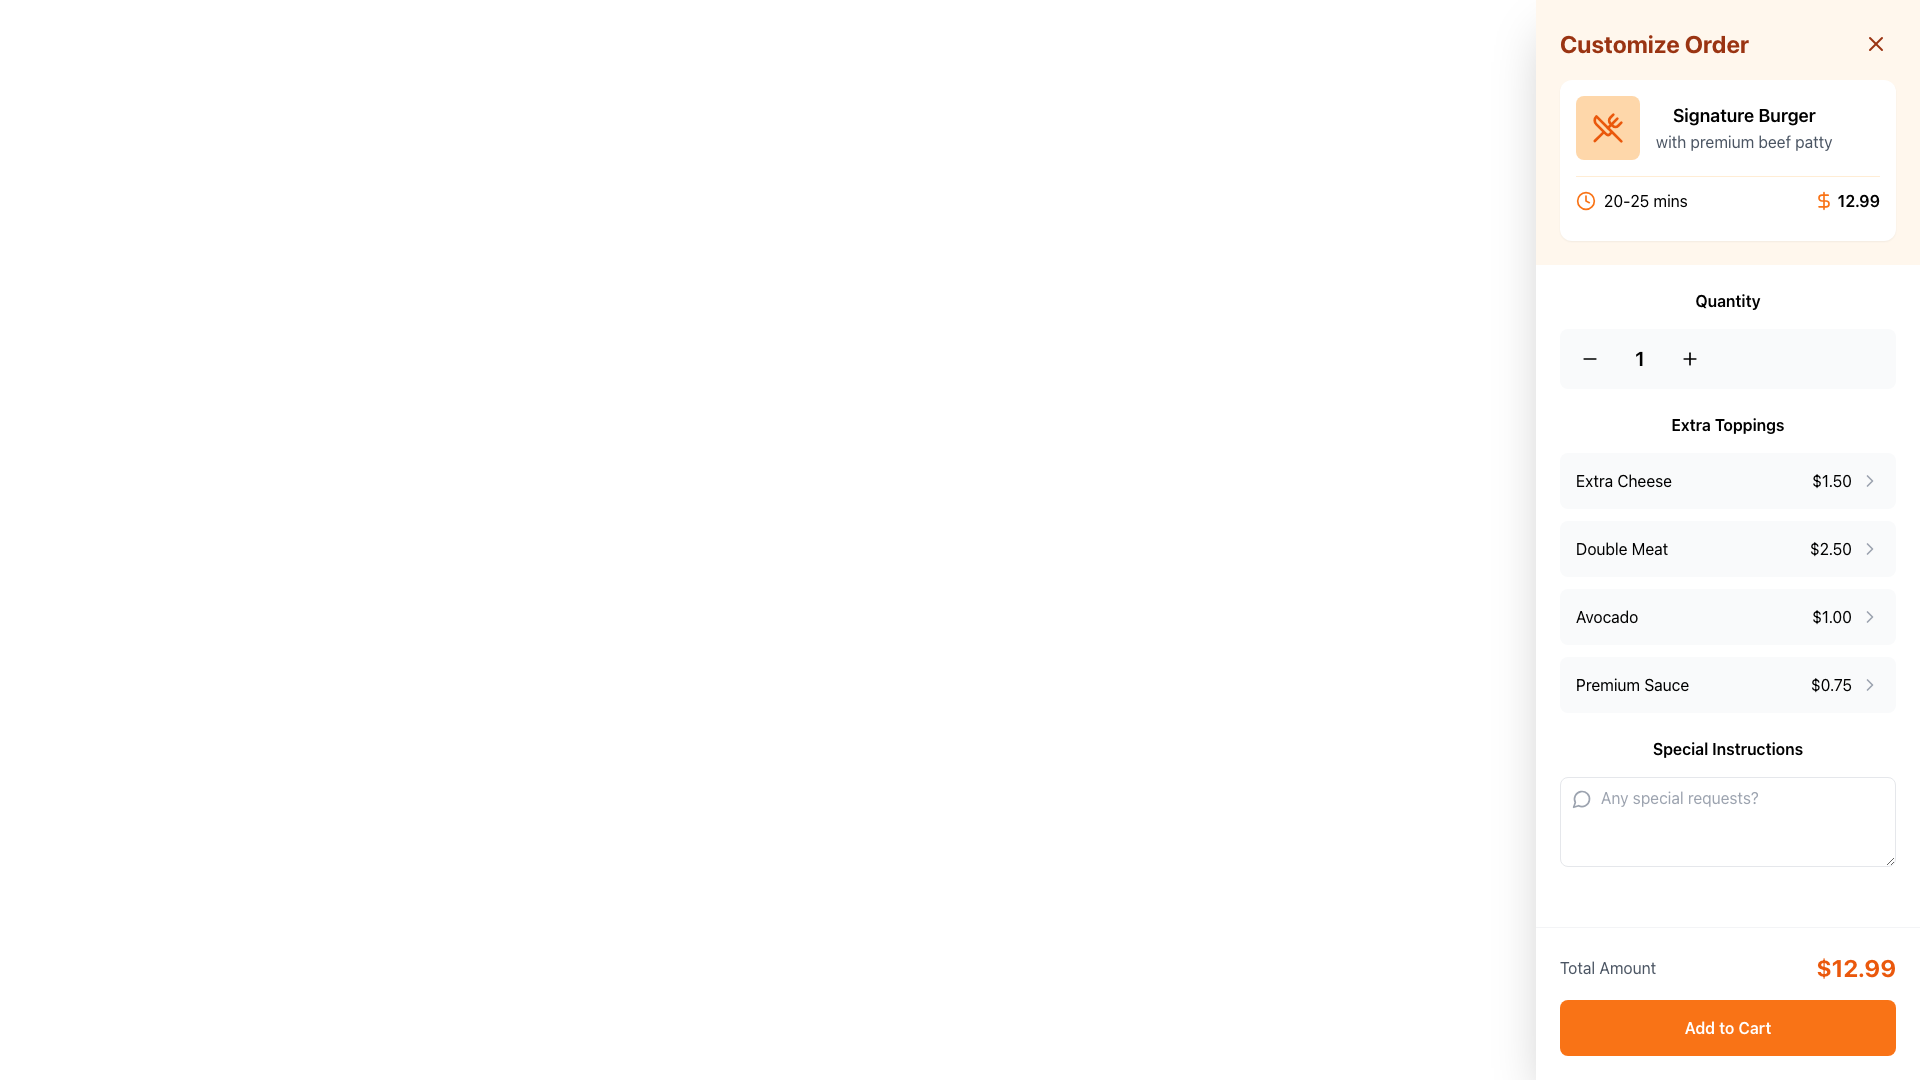  What do you see at coordinates (1622, 548) in the screenshot?
I see `the 'Double Meat' text label, which indicates an additional topping option available for selection, located in the 'Extra Toppings' list on the right sidebar of the interface` at bounding box center [1622, 548].